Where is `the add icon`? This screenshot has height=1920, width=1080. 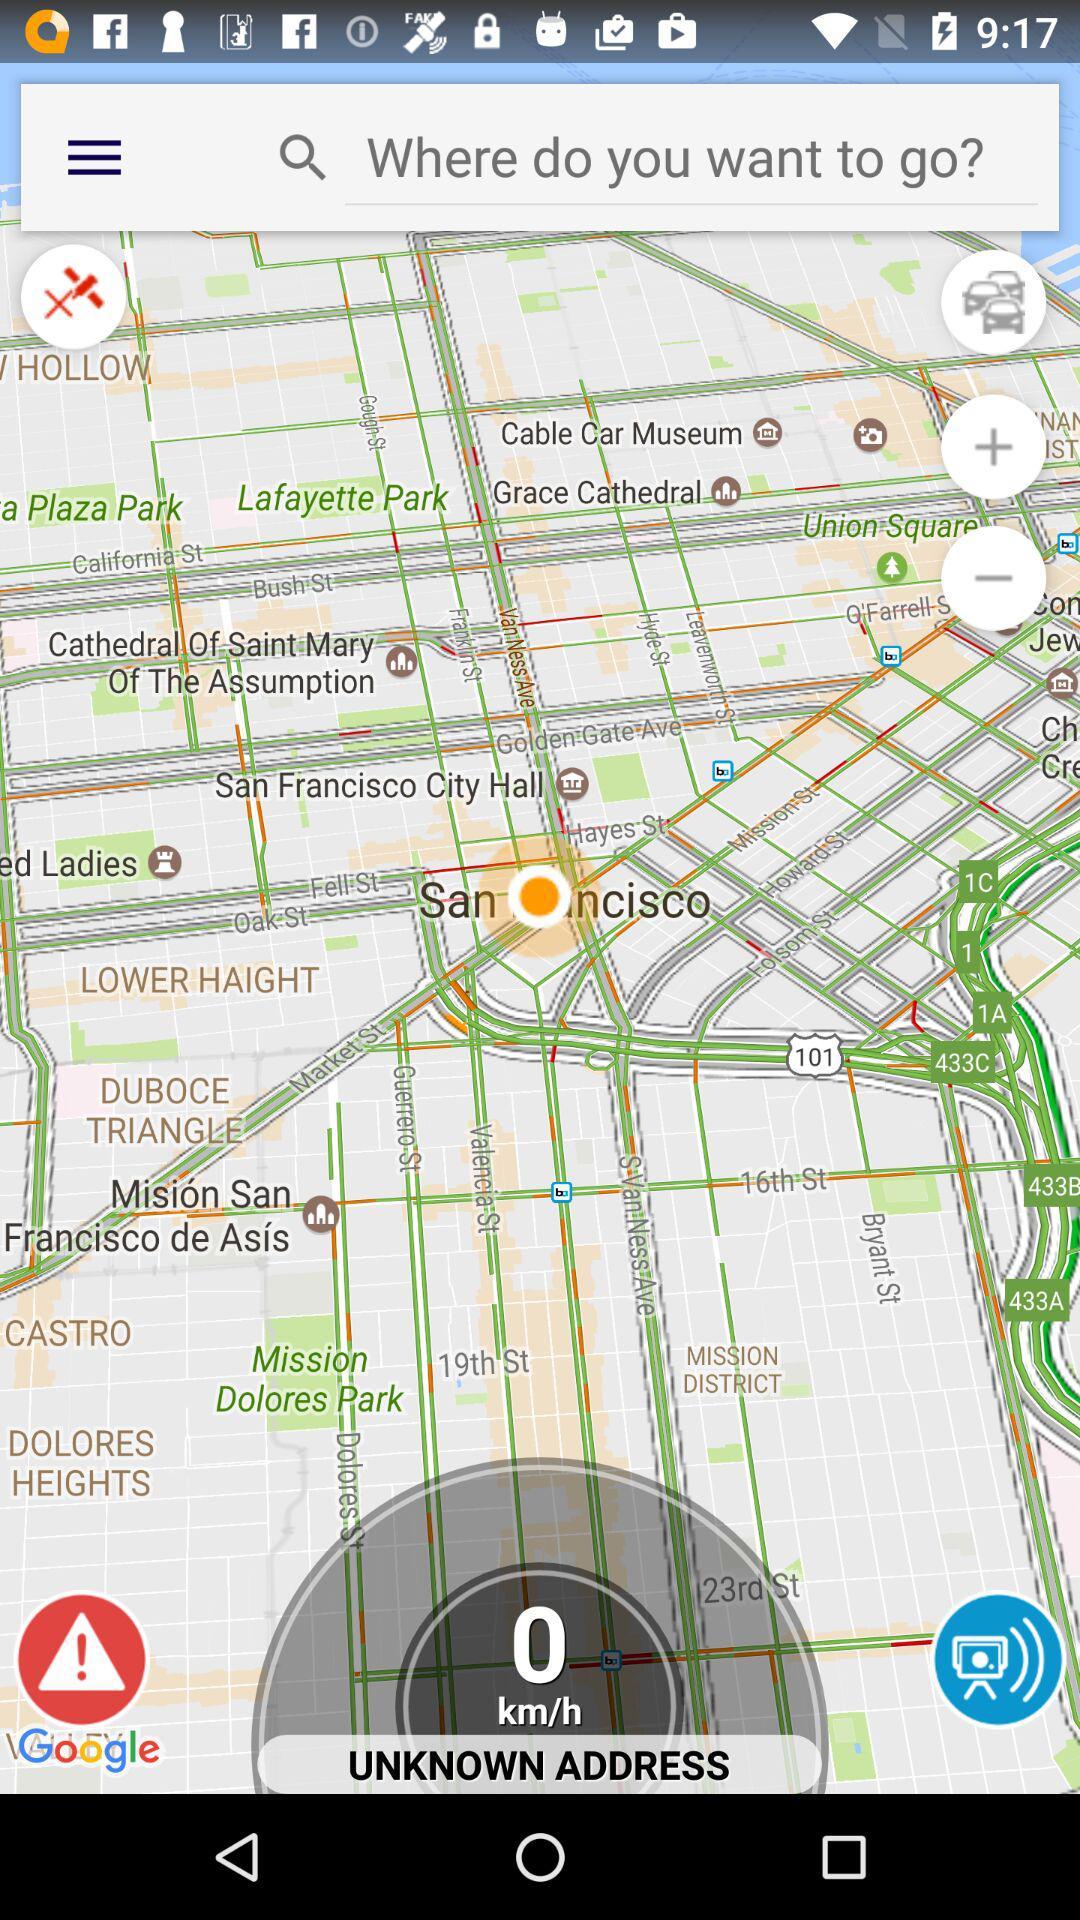 the add icon is located at coordinates (993, 477).